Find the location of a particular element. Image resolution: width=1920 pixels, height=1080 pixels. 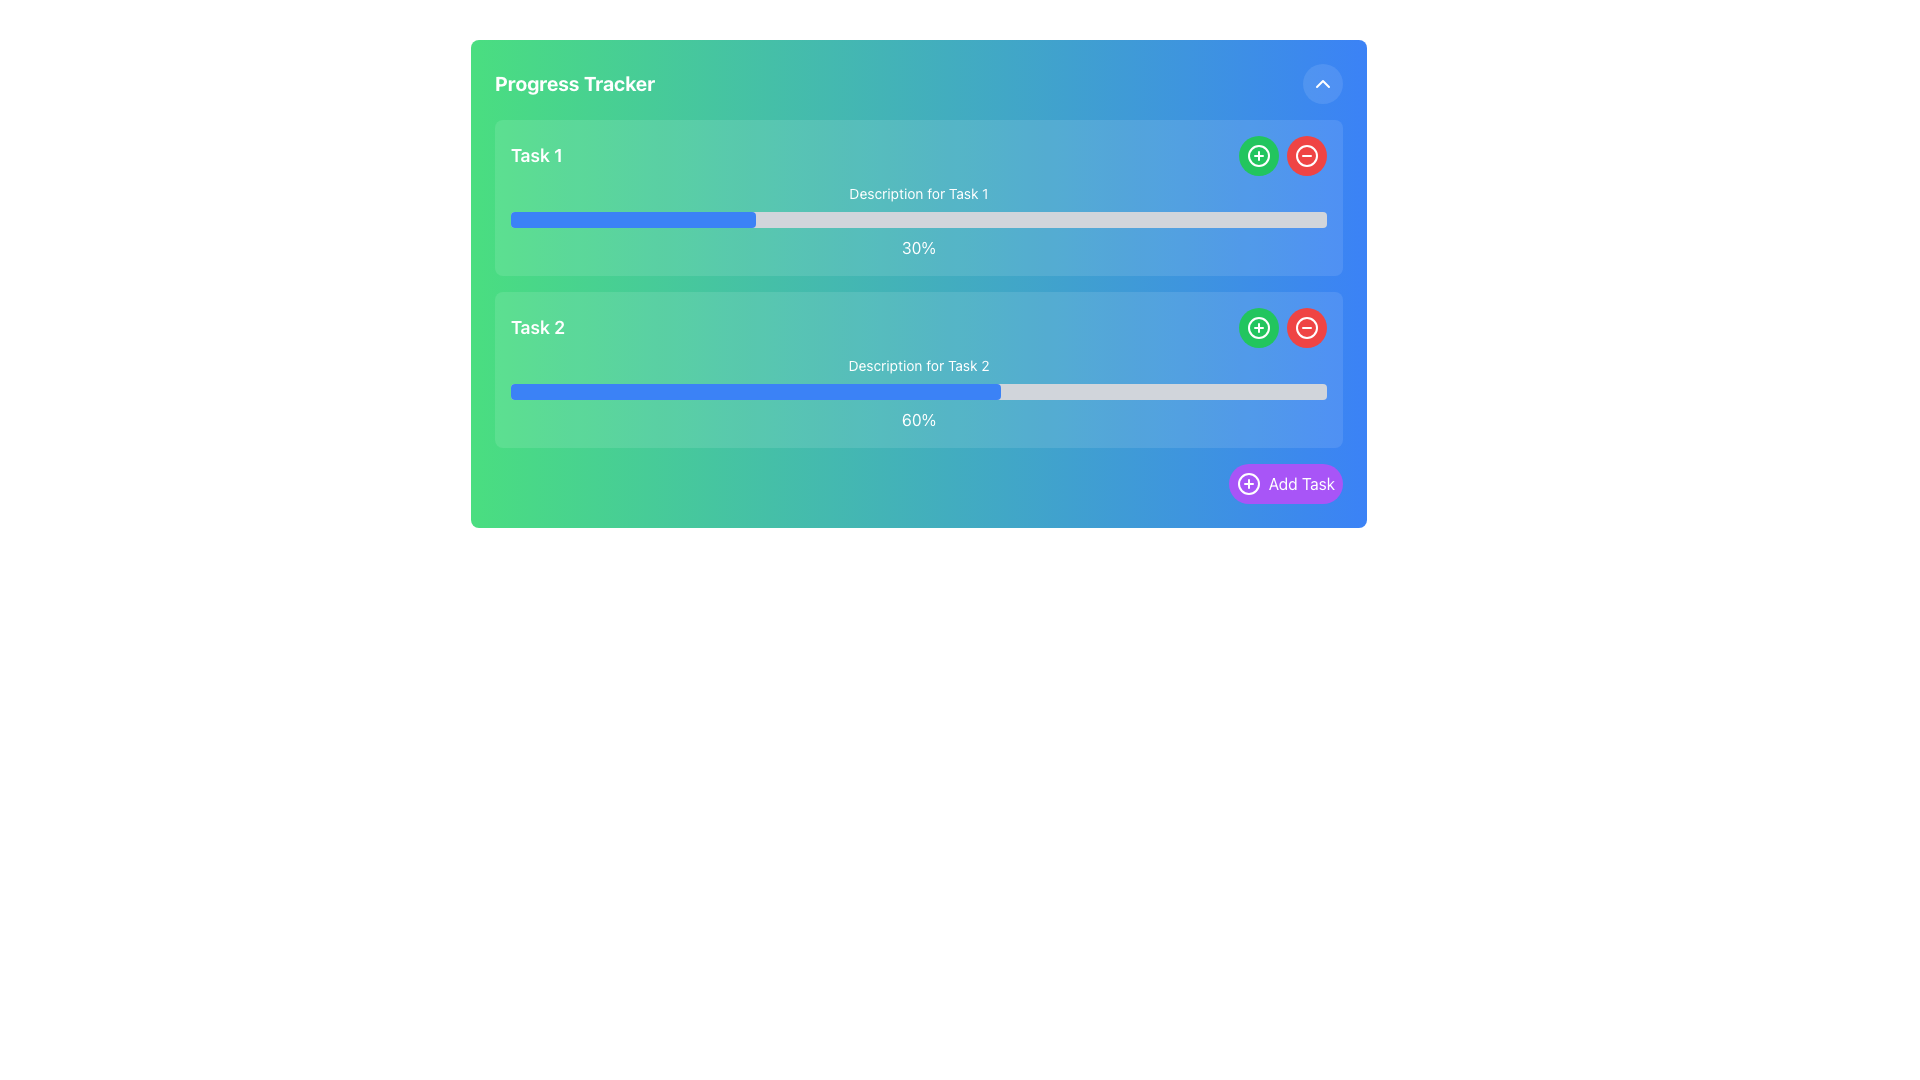

the blue filled portion of the progress bar segment located below the 'Description for Task 2' text is located at coordinates (754, 392).